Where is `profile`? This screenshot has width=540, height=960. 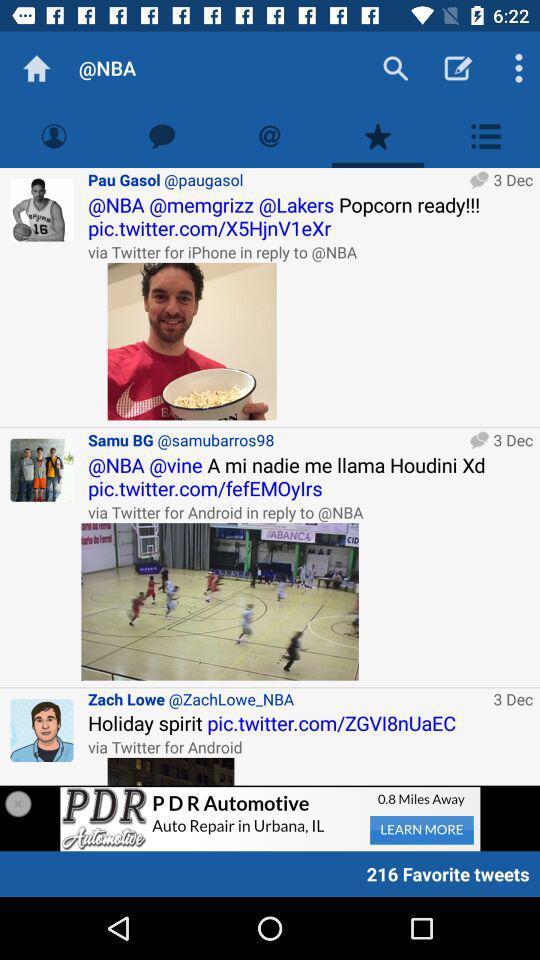
profile is located at coordinates (42, 210).